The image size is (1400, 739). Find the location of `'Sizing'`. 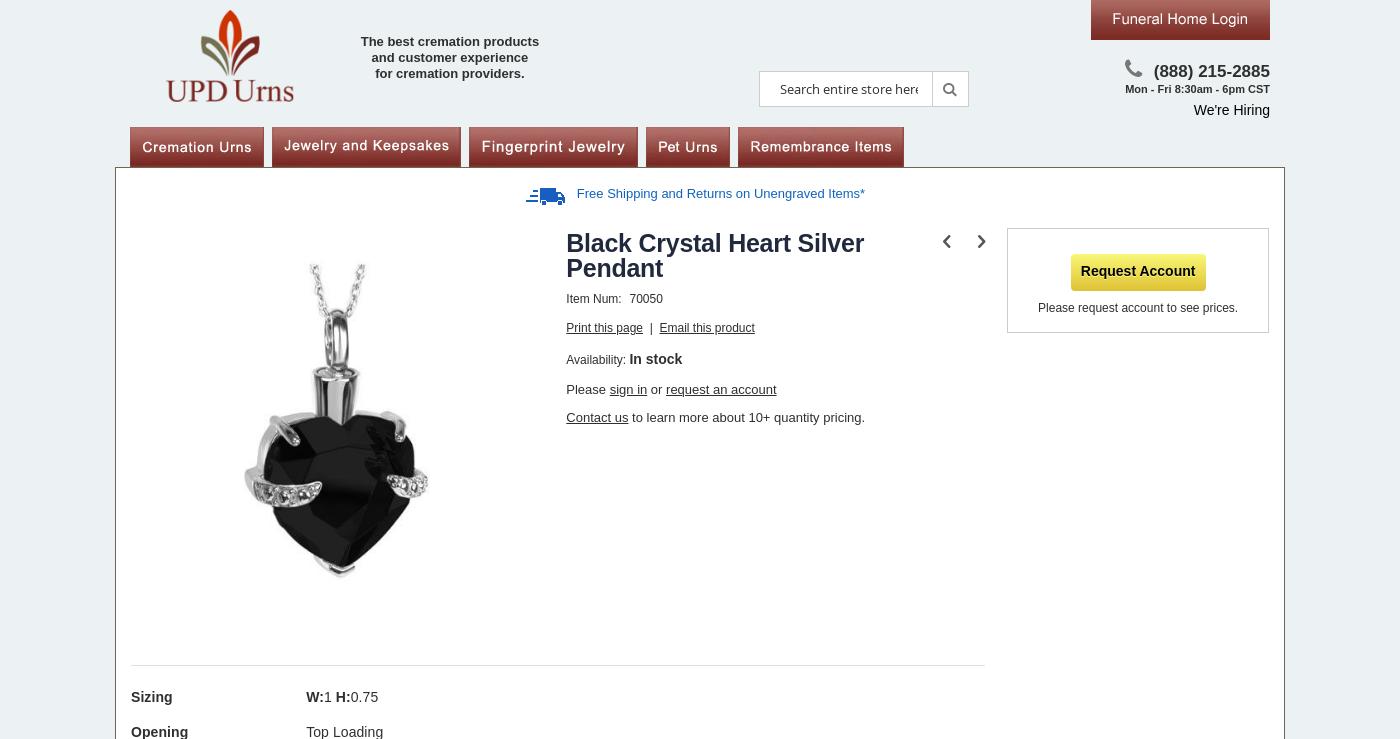

'Sizing' is located at coordinates (151, 696).